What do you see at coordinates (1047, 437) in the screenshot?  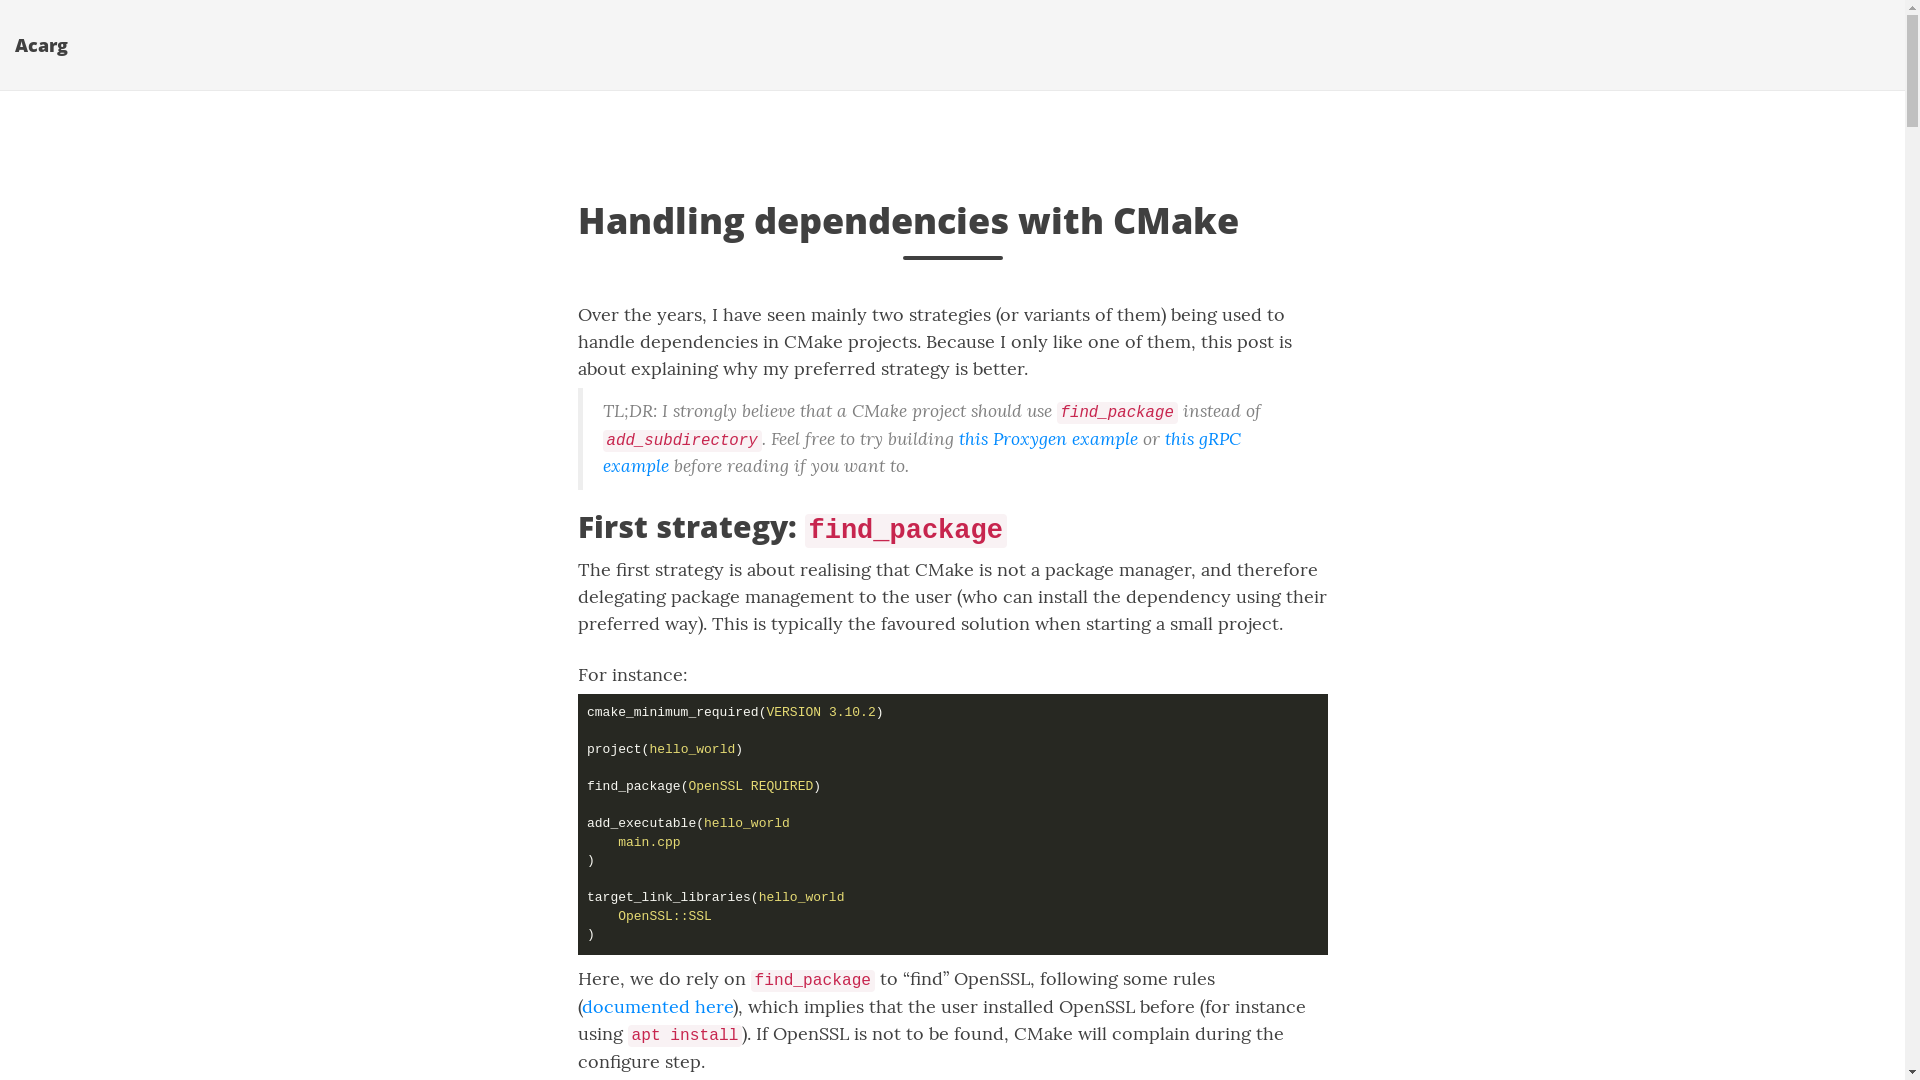 I see `'this Proxygen example'` at bounding box center [1047, 437].